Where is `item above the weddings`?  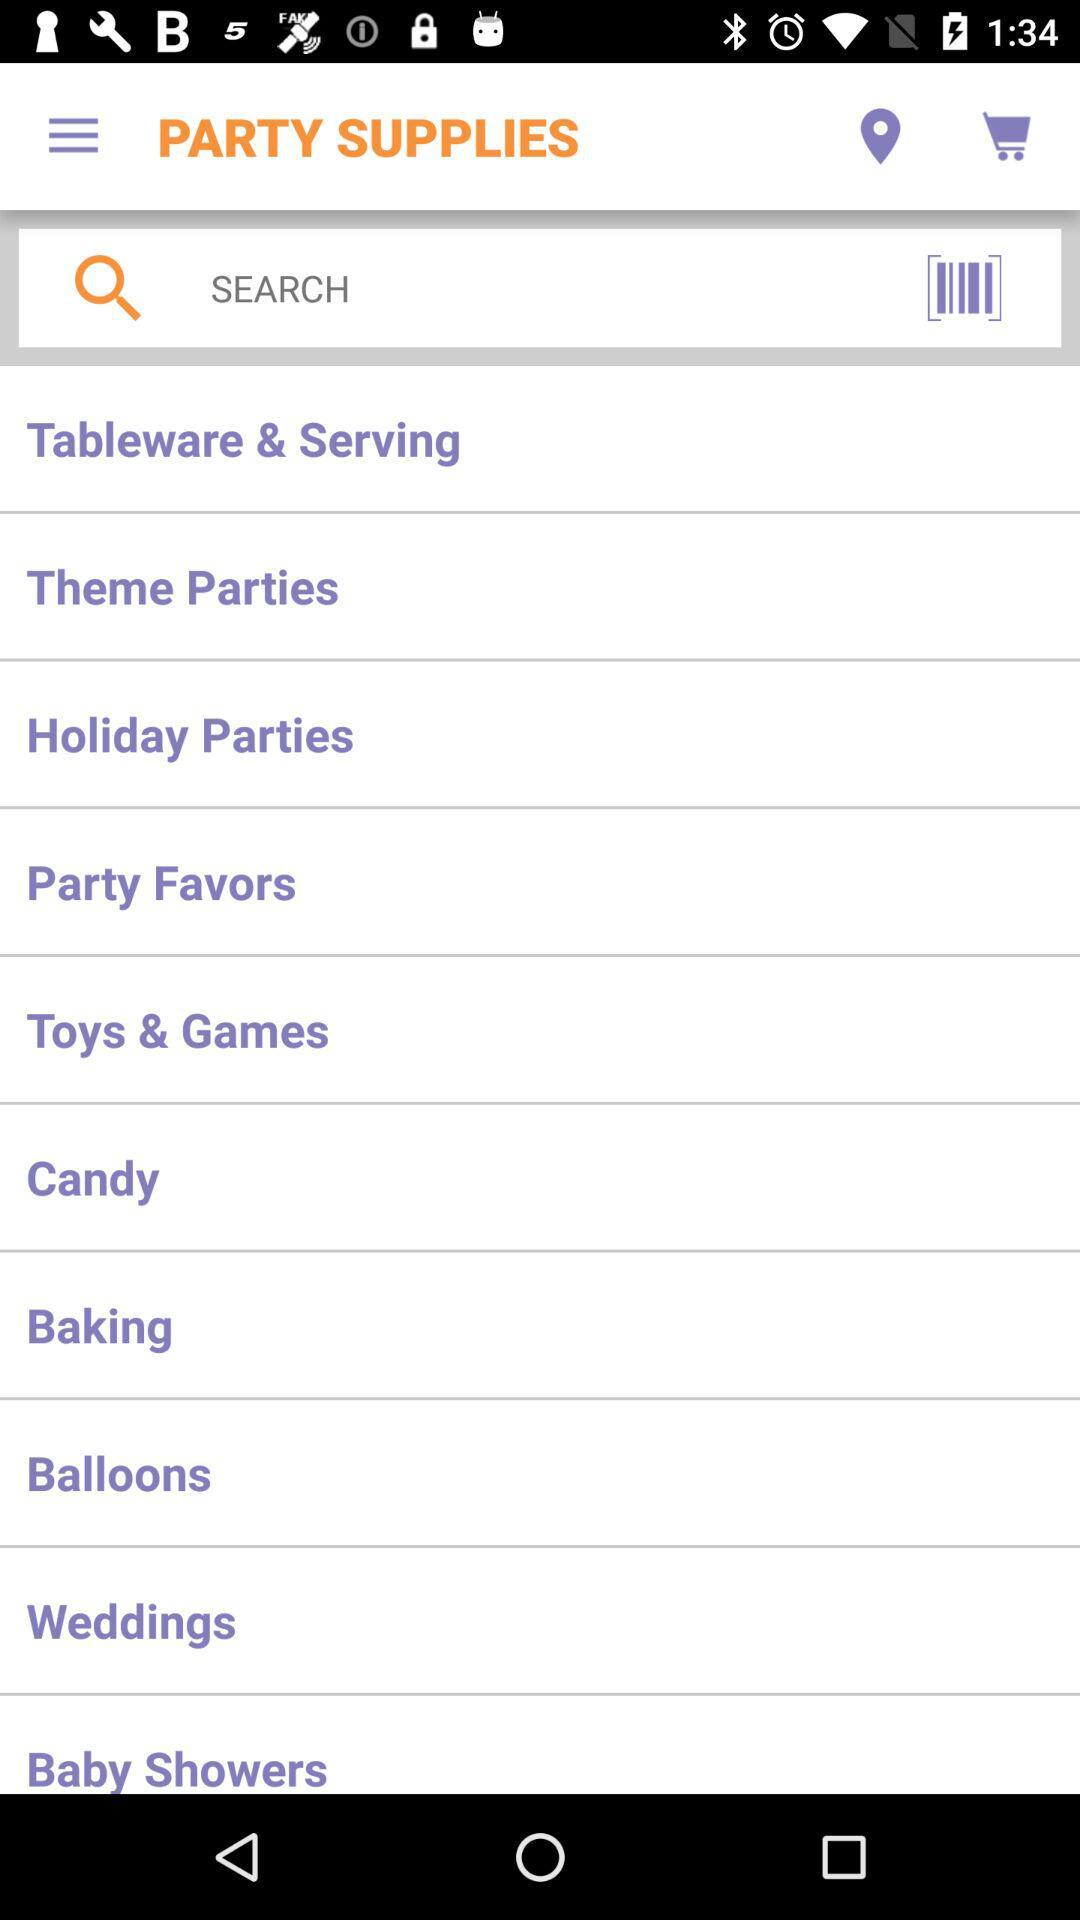
item above the weddings is located at coordinates (540, 1472).